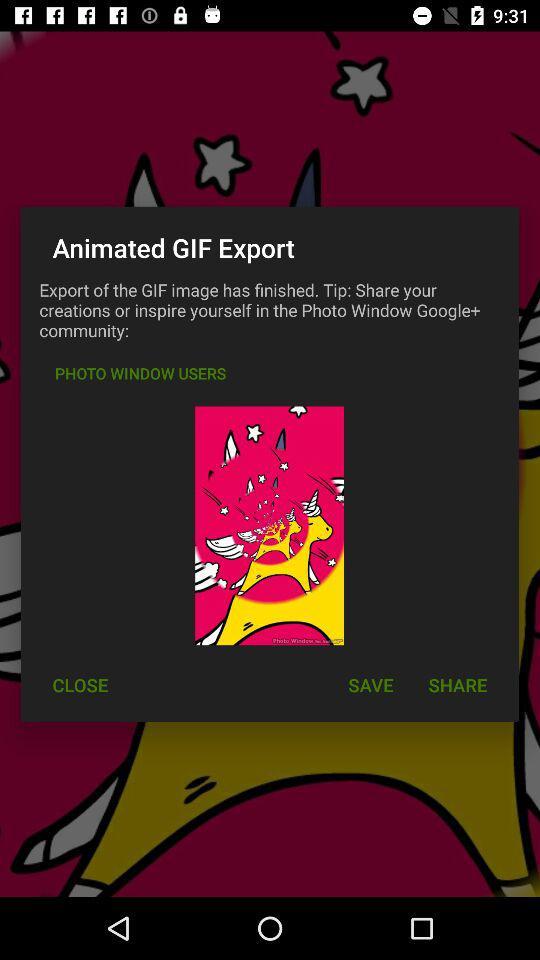 Image resolution: width=540 pixels, height=960 pixels. What do you see at coordinates (369, 685) in the screenshot?
I see `item next to the close` at bounding box center [369, 685].